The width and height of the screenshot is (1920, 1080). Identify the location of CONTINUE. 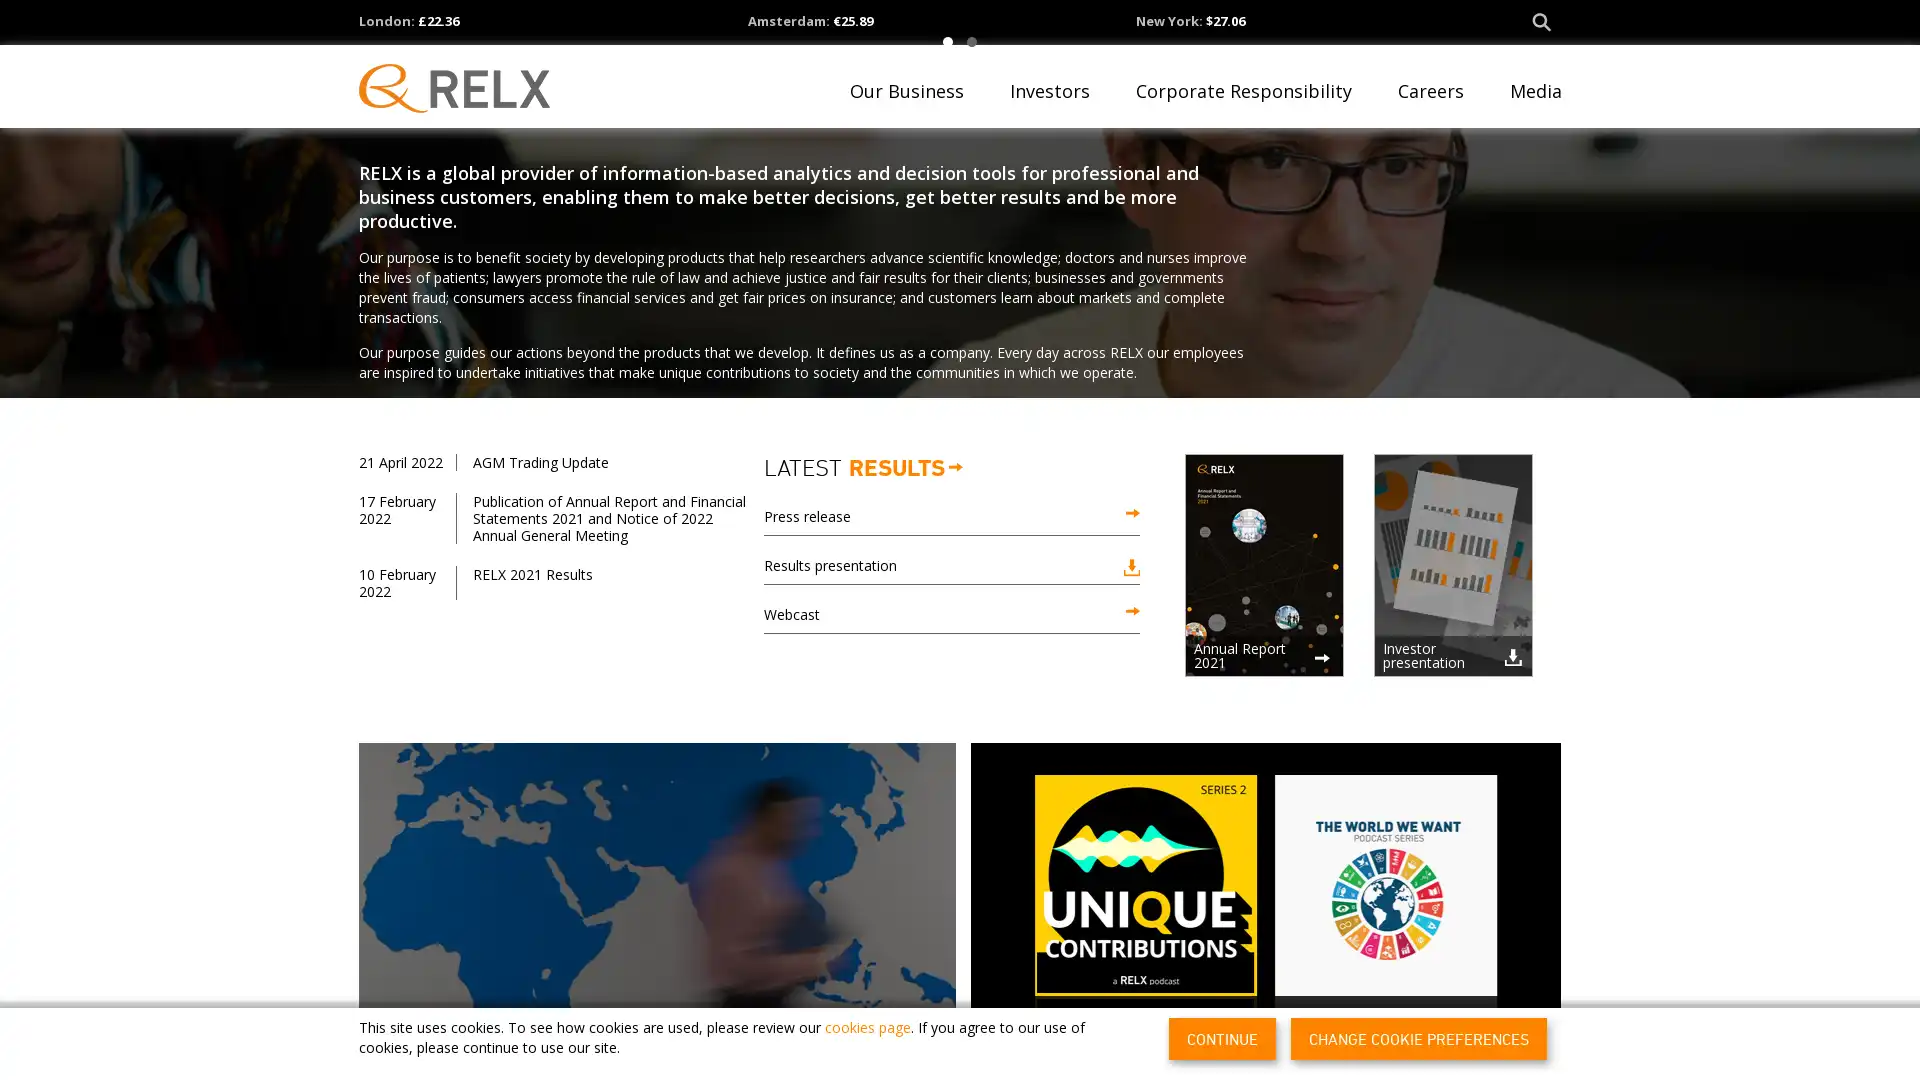
(1221, 1037).